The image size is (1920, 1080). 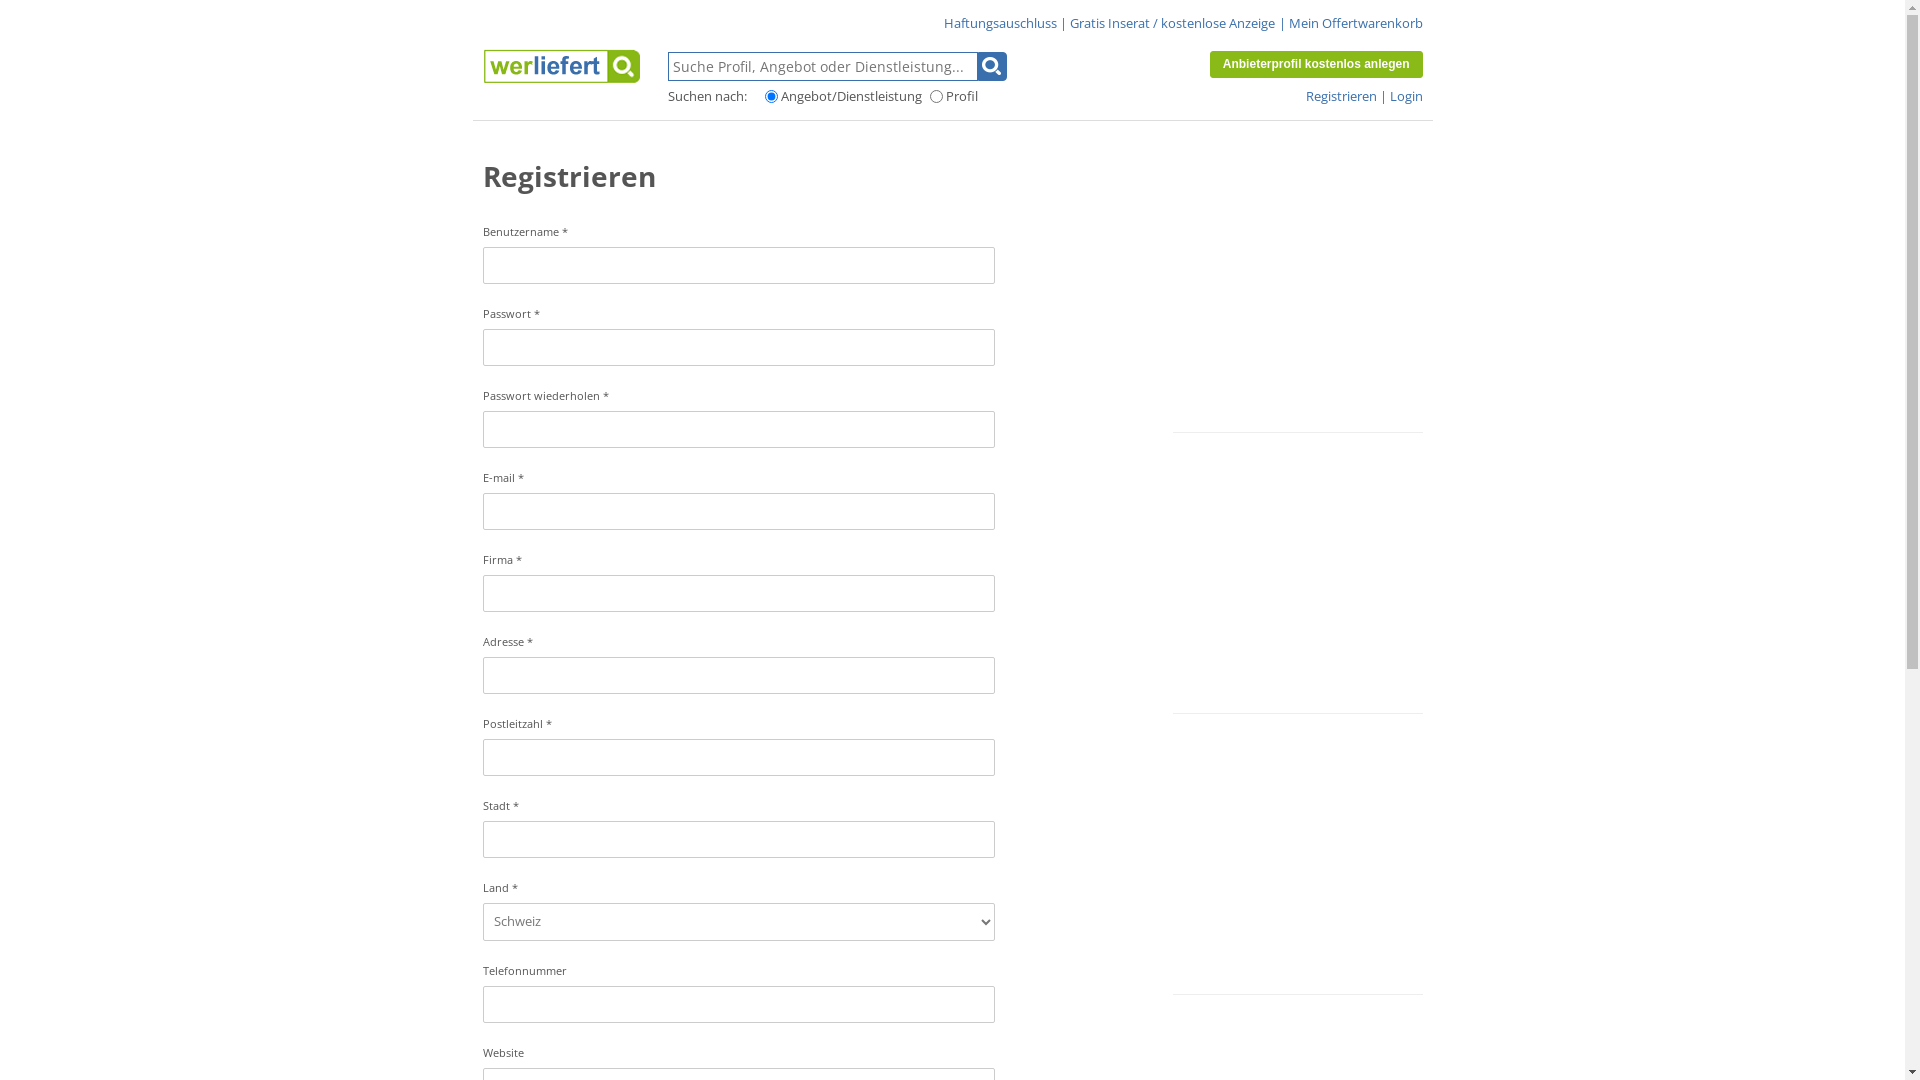 What do you see at coordinates (943, 23) in the screenshot?
I see `'Haftungsauschluss'` at bounding box center [943, 23].